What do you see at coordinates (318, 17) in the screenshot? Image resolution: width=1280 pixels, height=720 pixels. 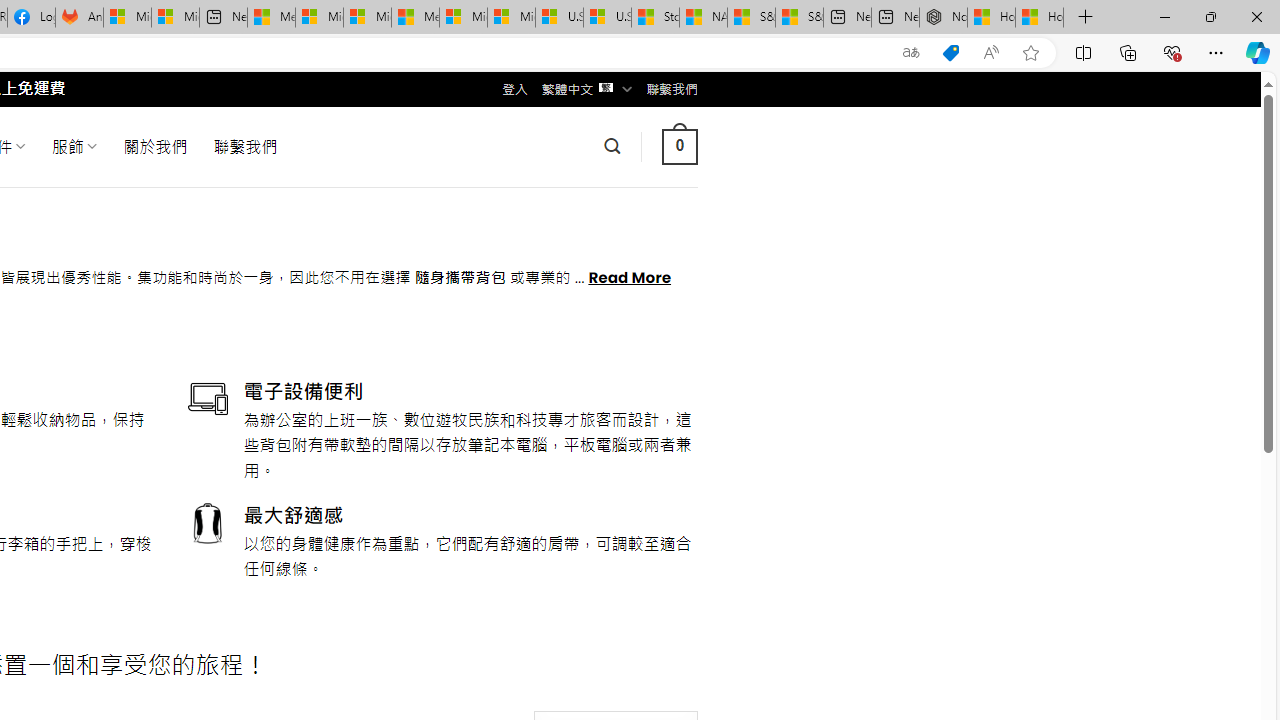 I see `'Microsoft account | Privacy'` at bounding box center [318, 17].